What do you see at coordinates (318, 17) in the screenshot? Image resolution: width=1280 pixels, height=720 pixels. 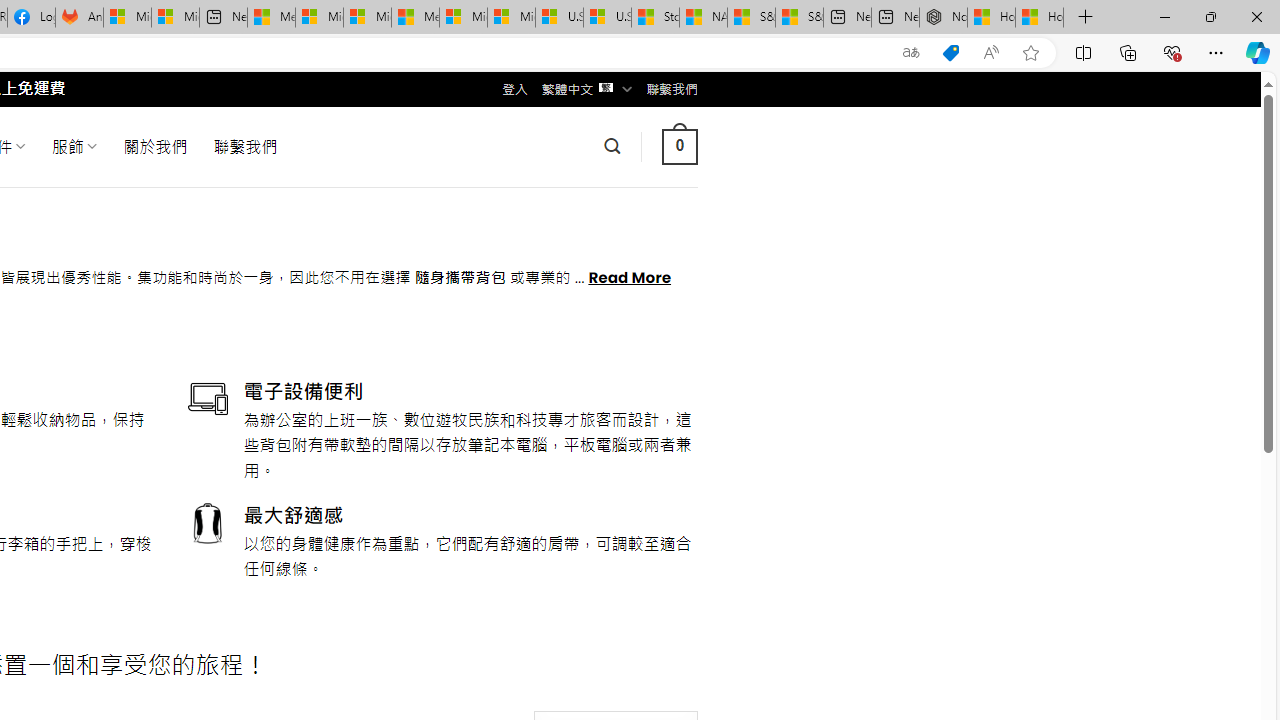 I see `'Microsoft account | Privacy'` at bounding box center [318, 17].